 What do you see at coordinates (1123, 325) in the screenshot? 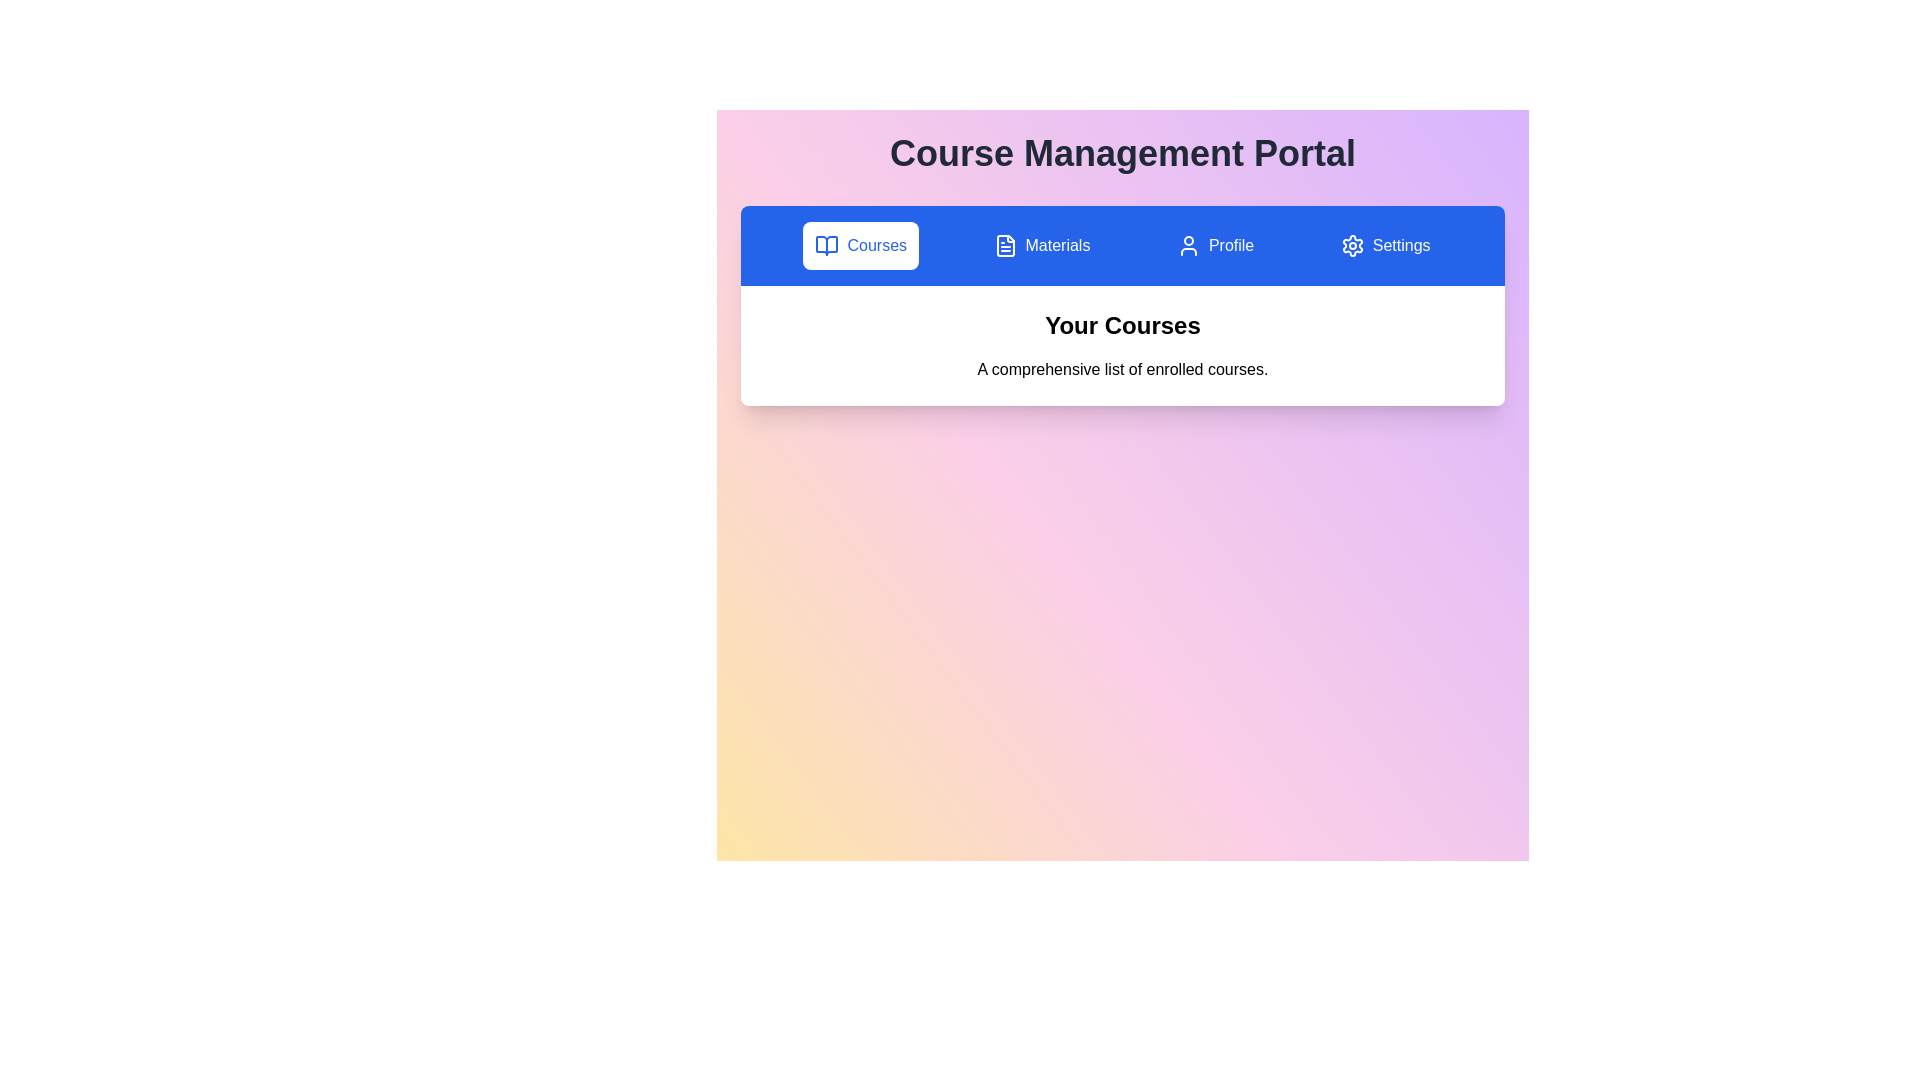
I see `the Text label (header) indicating the section's purpose for displaying information related to the user's courses, which is positioned above the subtitle 'A comprehensive list of enrolled courses'` at bounding box center [1123, 325].